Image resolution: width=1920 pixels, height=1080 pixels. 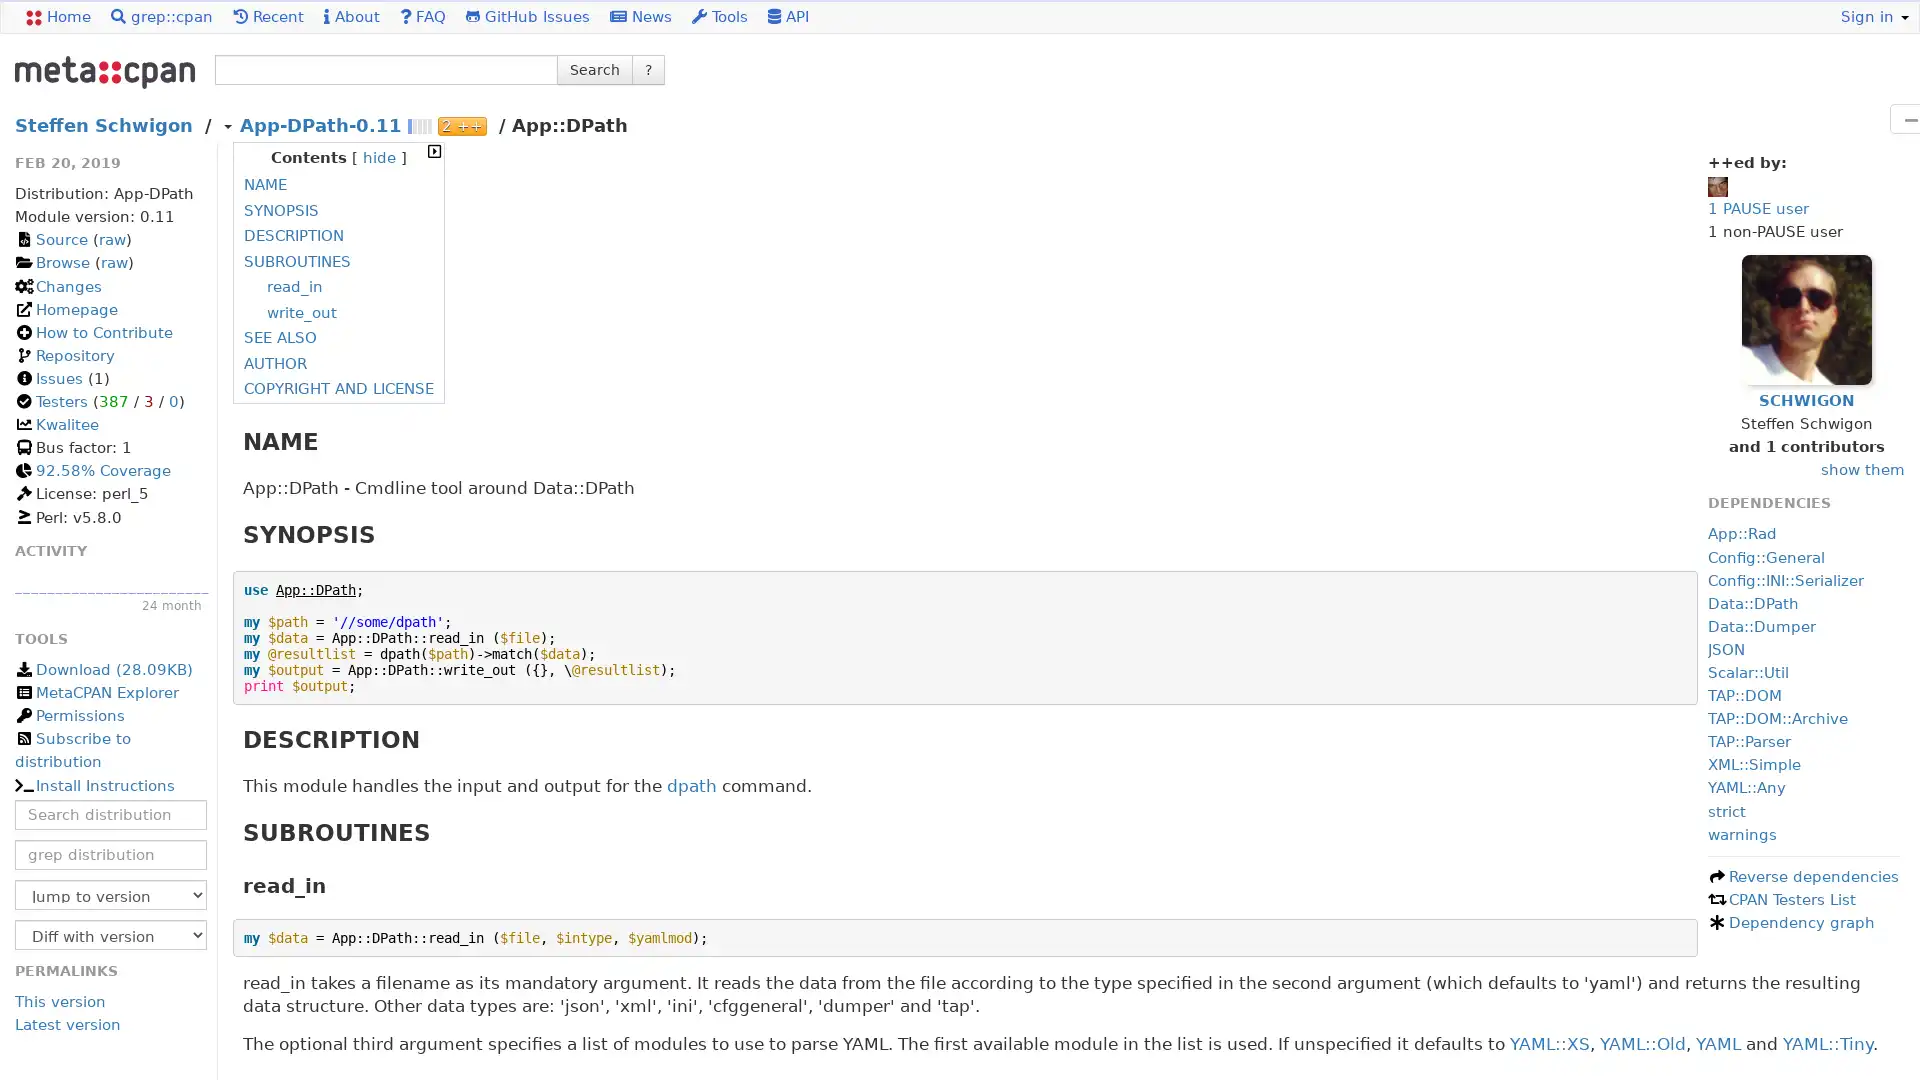 I want to click on hide, so click(x=379, y=157).